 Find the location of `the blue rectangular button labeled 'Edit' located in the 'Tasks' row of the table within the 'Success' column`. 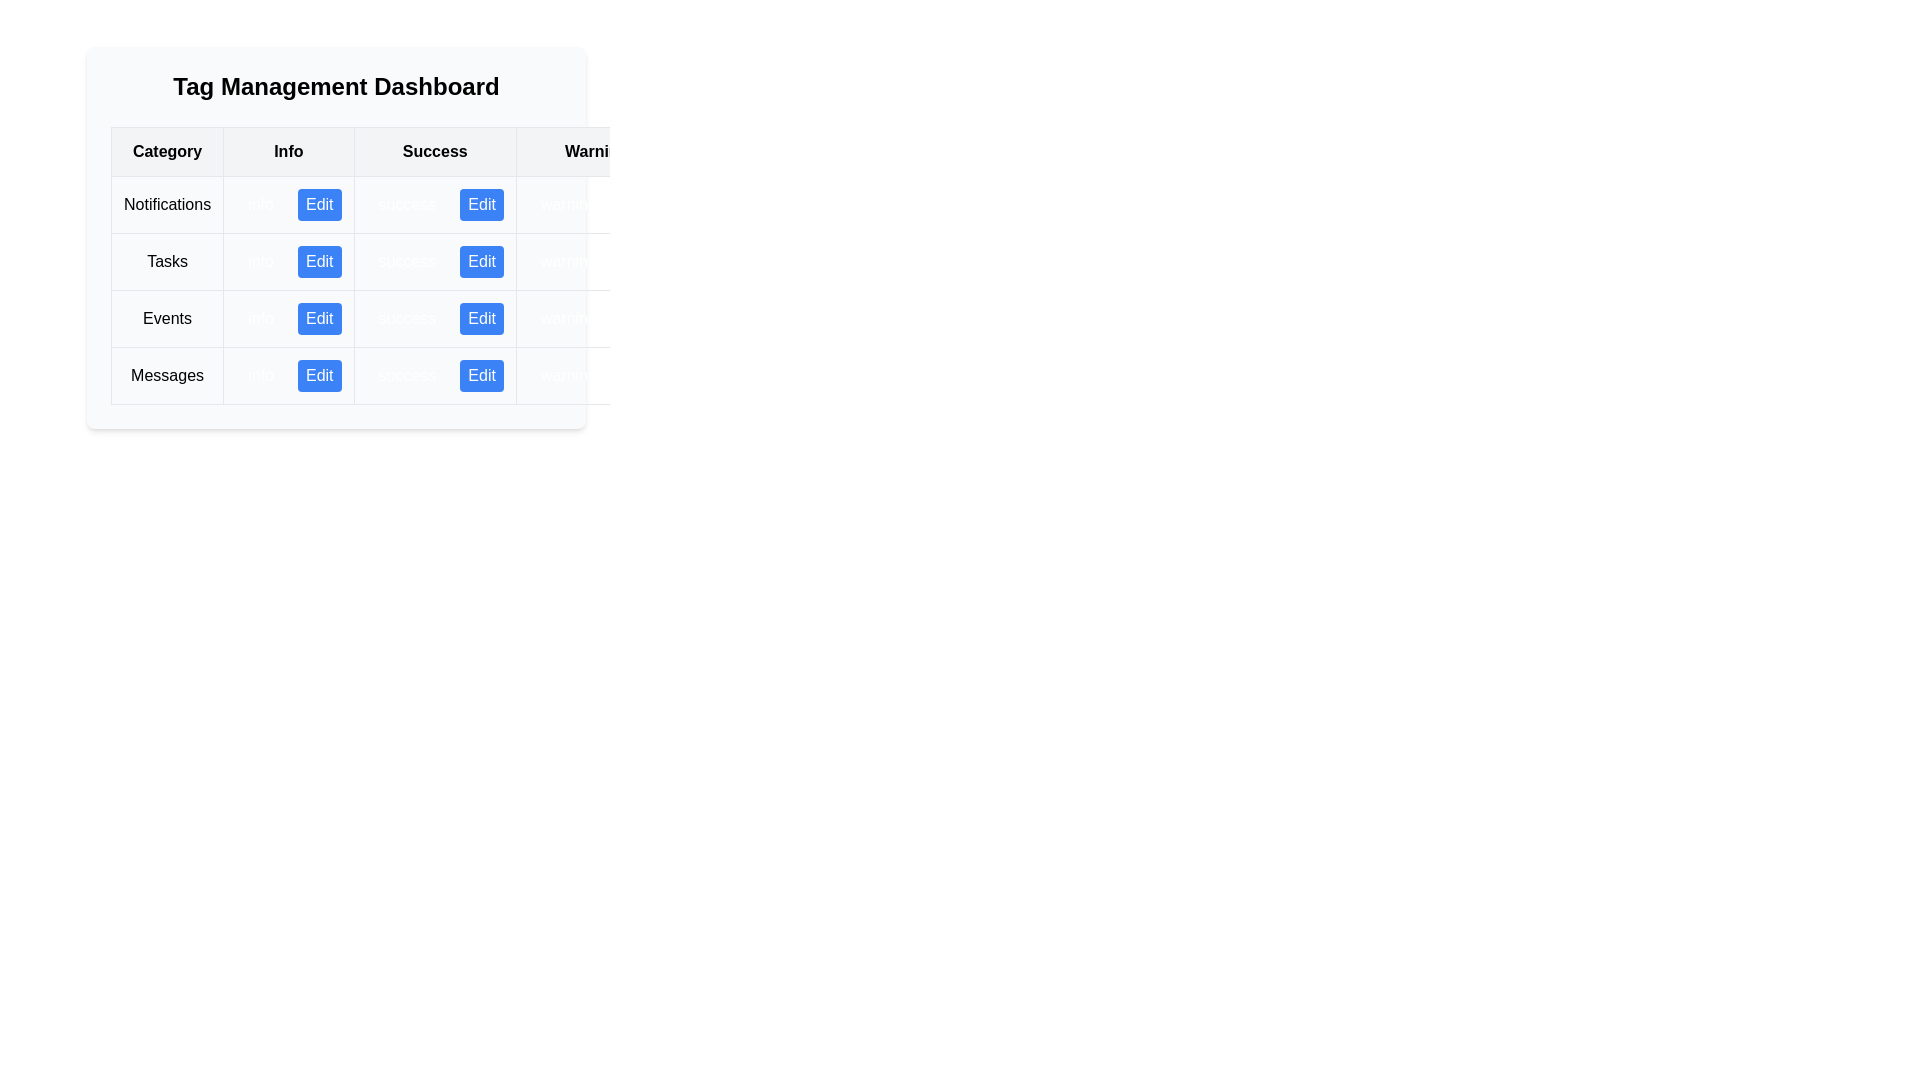

the blue rectangular button labeled 'Edit' located in the 'Tasks' row of the table within the 'Success' column is located at coordinates (462, 261).